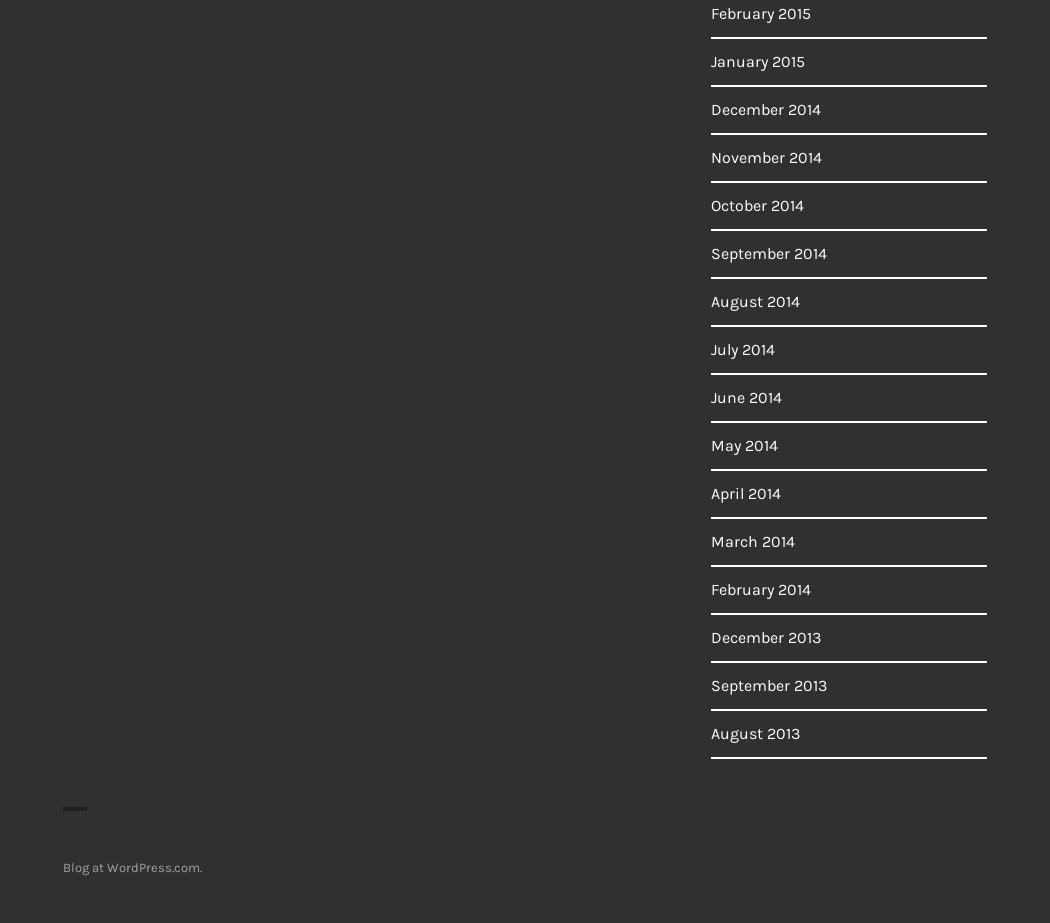 Image resolution: width=1050 pixels, height=923 pixels. Describe the element at coordinates (710, 349) in the screenshot. I see `'July 2014'` at that location.